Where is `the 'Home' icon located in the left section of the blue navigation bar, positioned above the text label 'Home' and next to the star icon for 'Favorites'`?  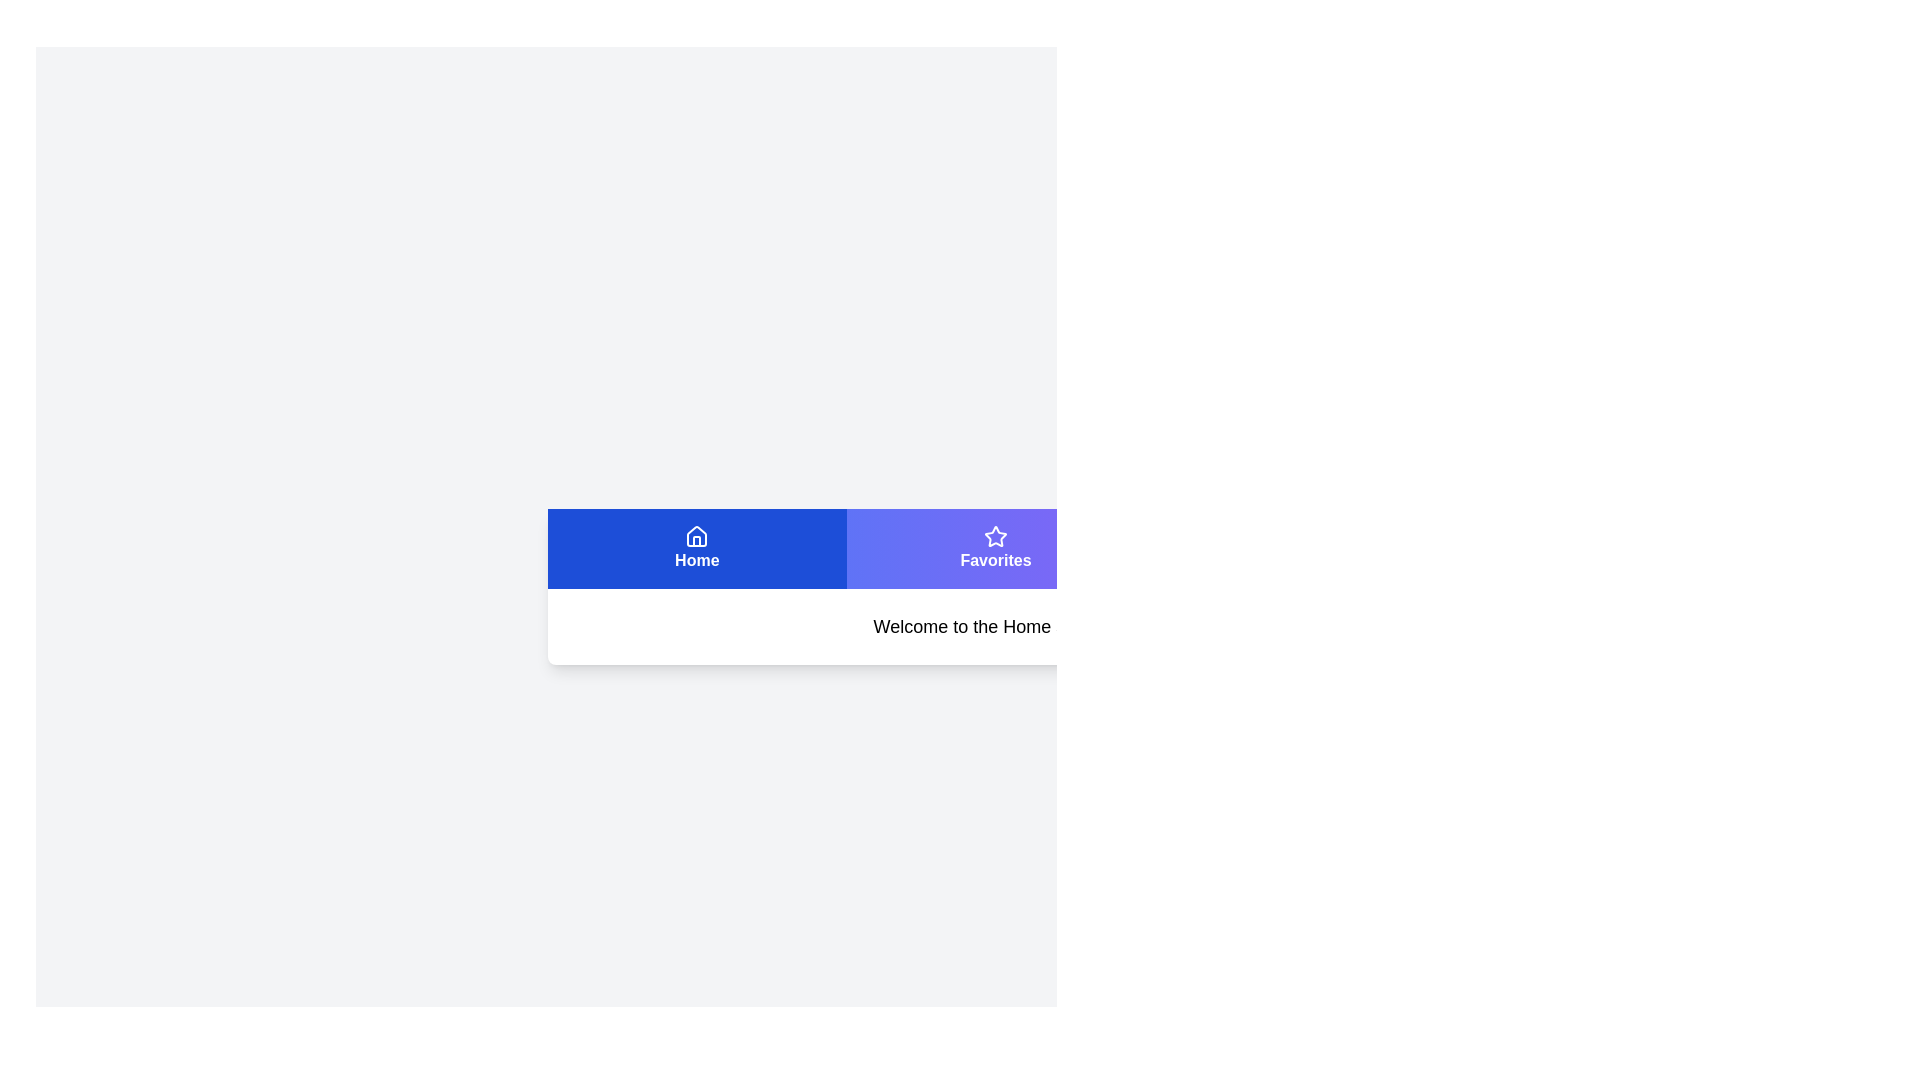 the 'Home' icon located in the left section of the blue navigation bar, positioned above the text label 'Home' and next to the star icon for 'Favorites' is located at coordinates (697, 535).